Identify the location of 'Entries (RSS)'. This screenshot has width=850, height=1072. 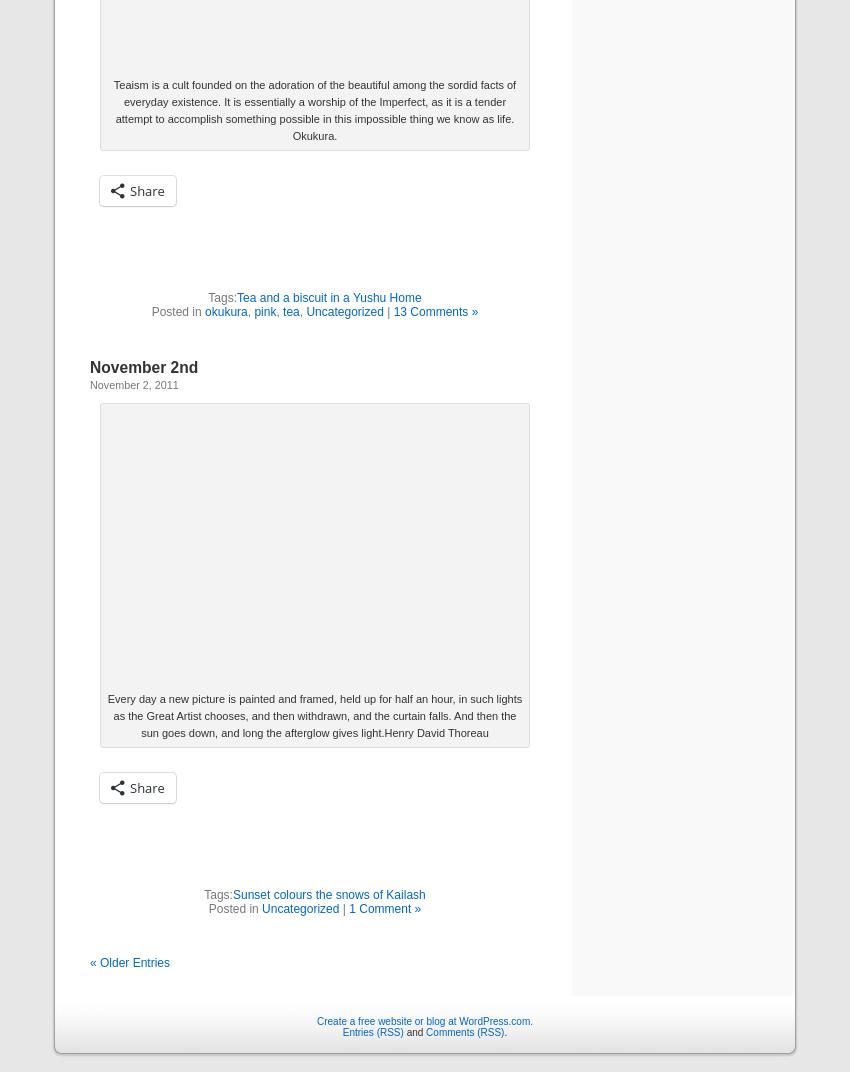
(371, 1031).